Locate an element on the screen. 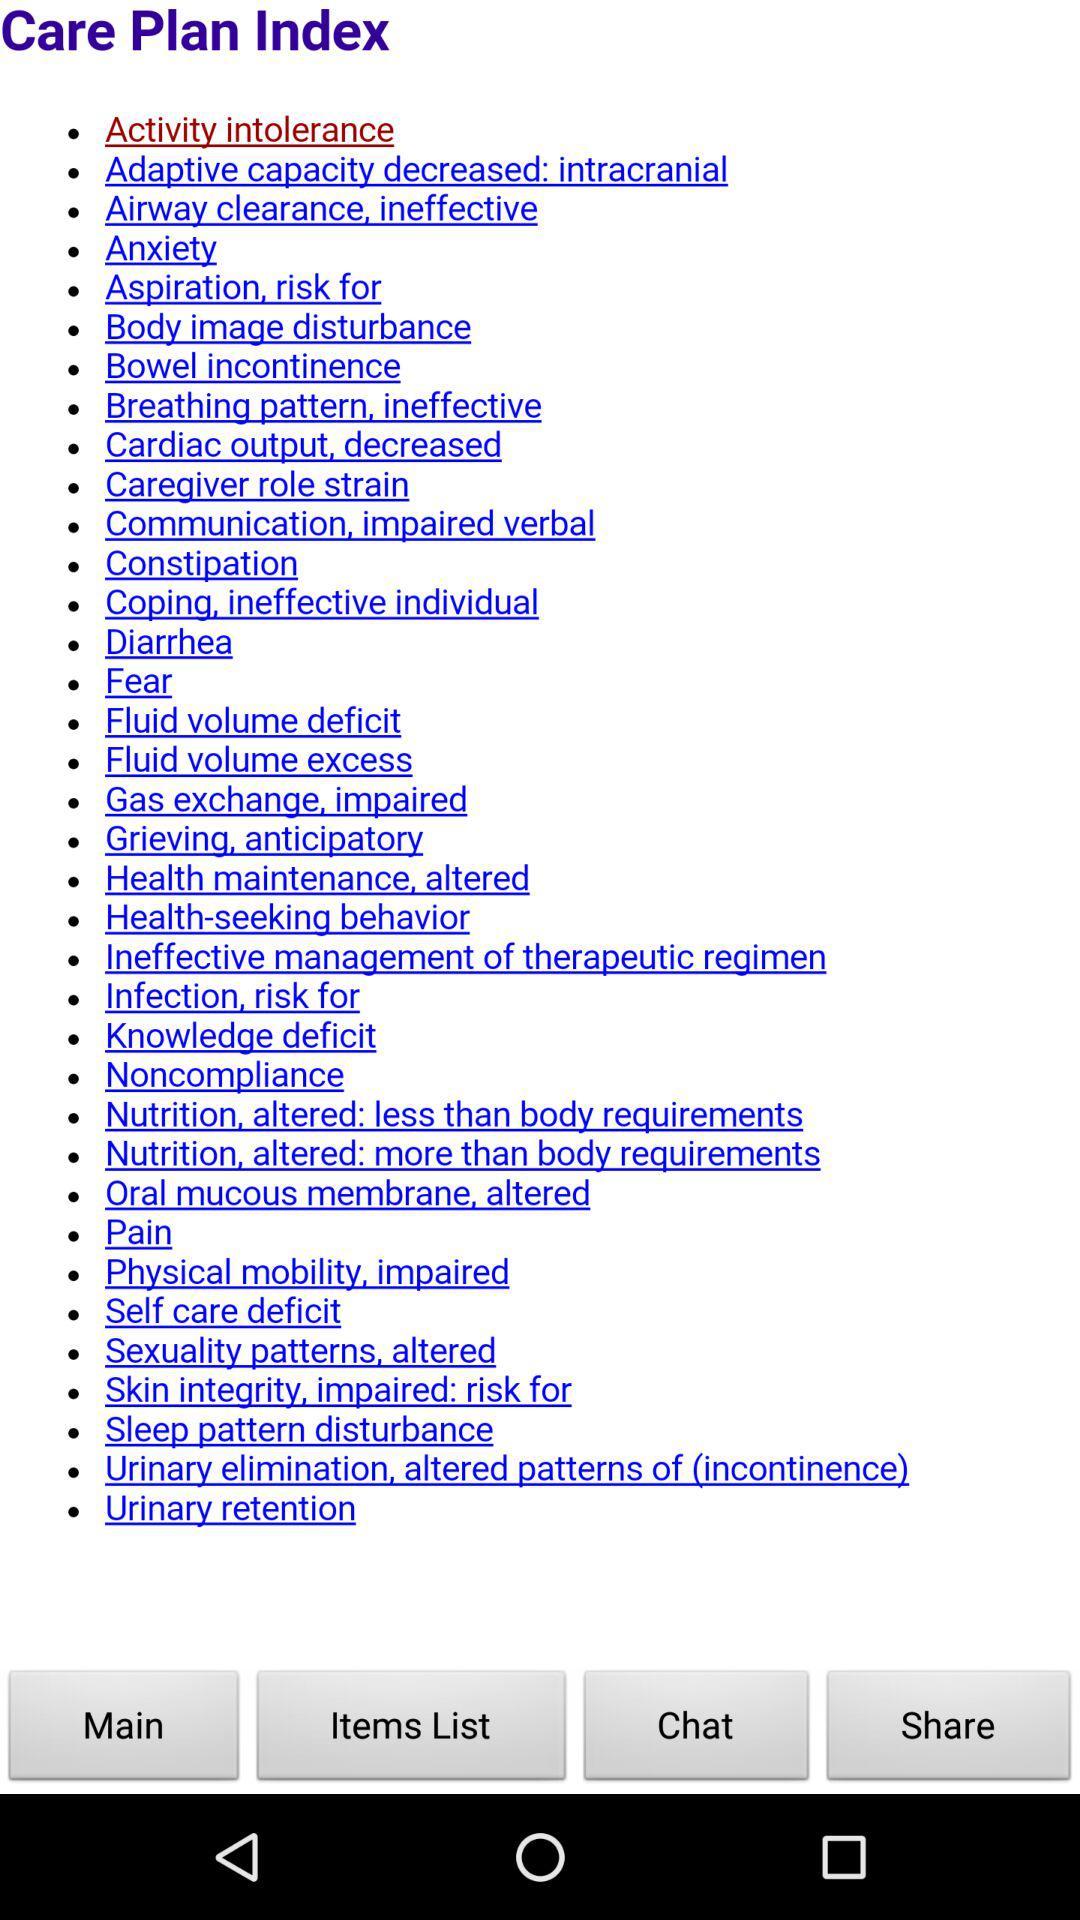 This screenshot has height=1920, width=1080. click on the page is located at coordinates (540, 834).